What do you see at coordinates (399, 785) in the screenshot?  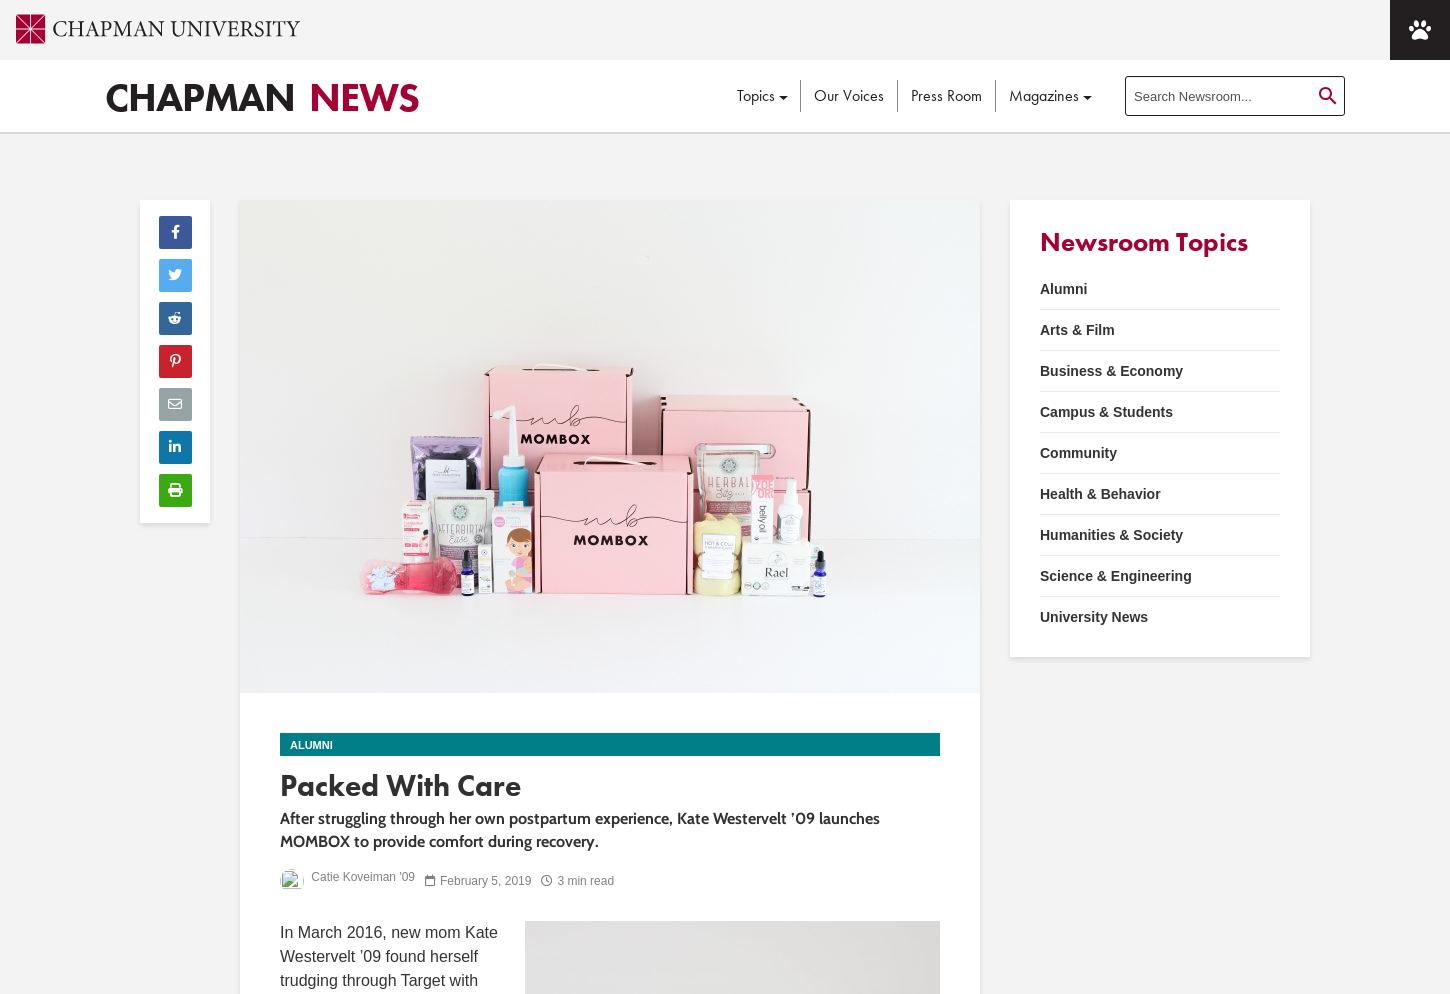 I see `'Packed With Care'` at bounding box center [399, 785].